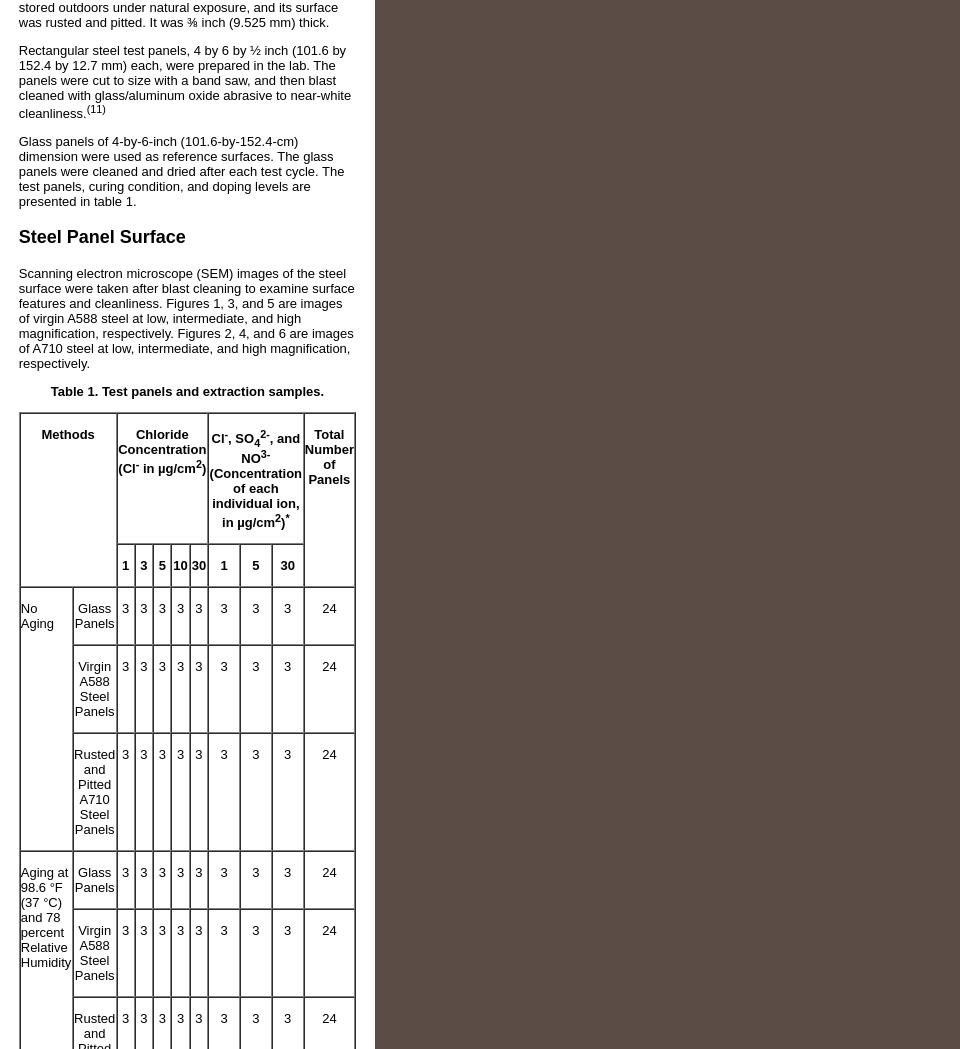 The image size is (960, 1049). I want to click on 'Chloride Concentration', so click(160, 441).